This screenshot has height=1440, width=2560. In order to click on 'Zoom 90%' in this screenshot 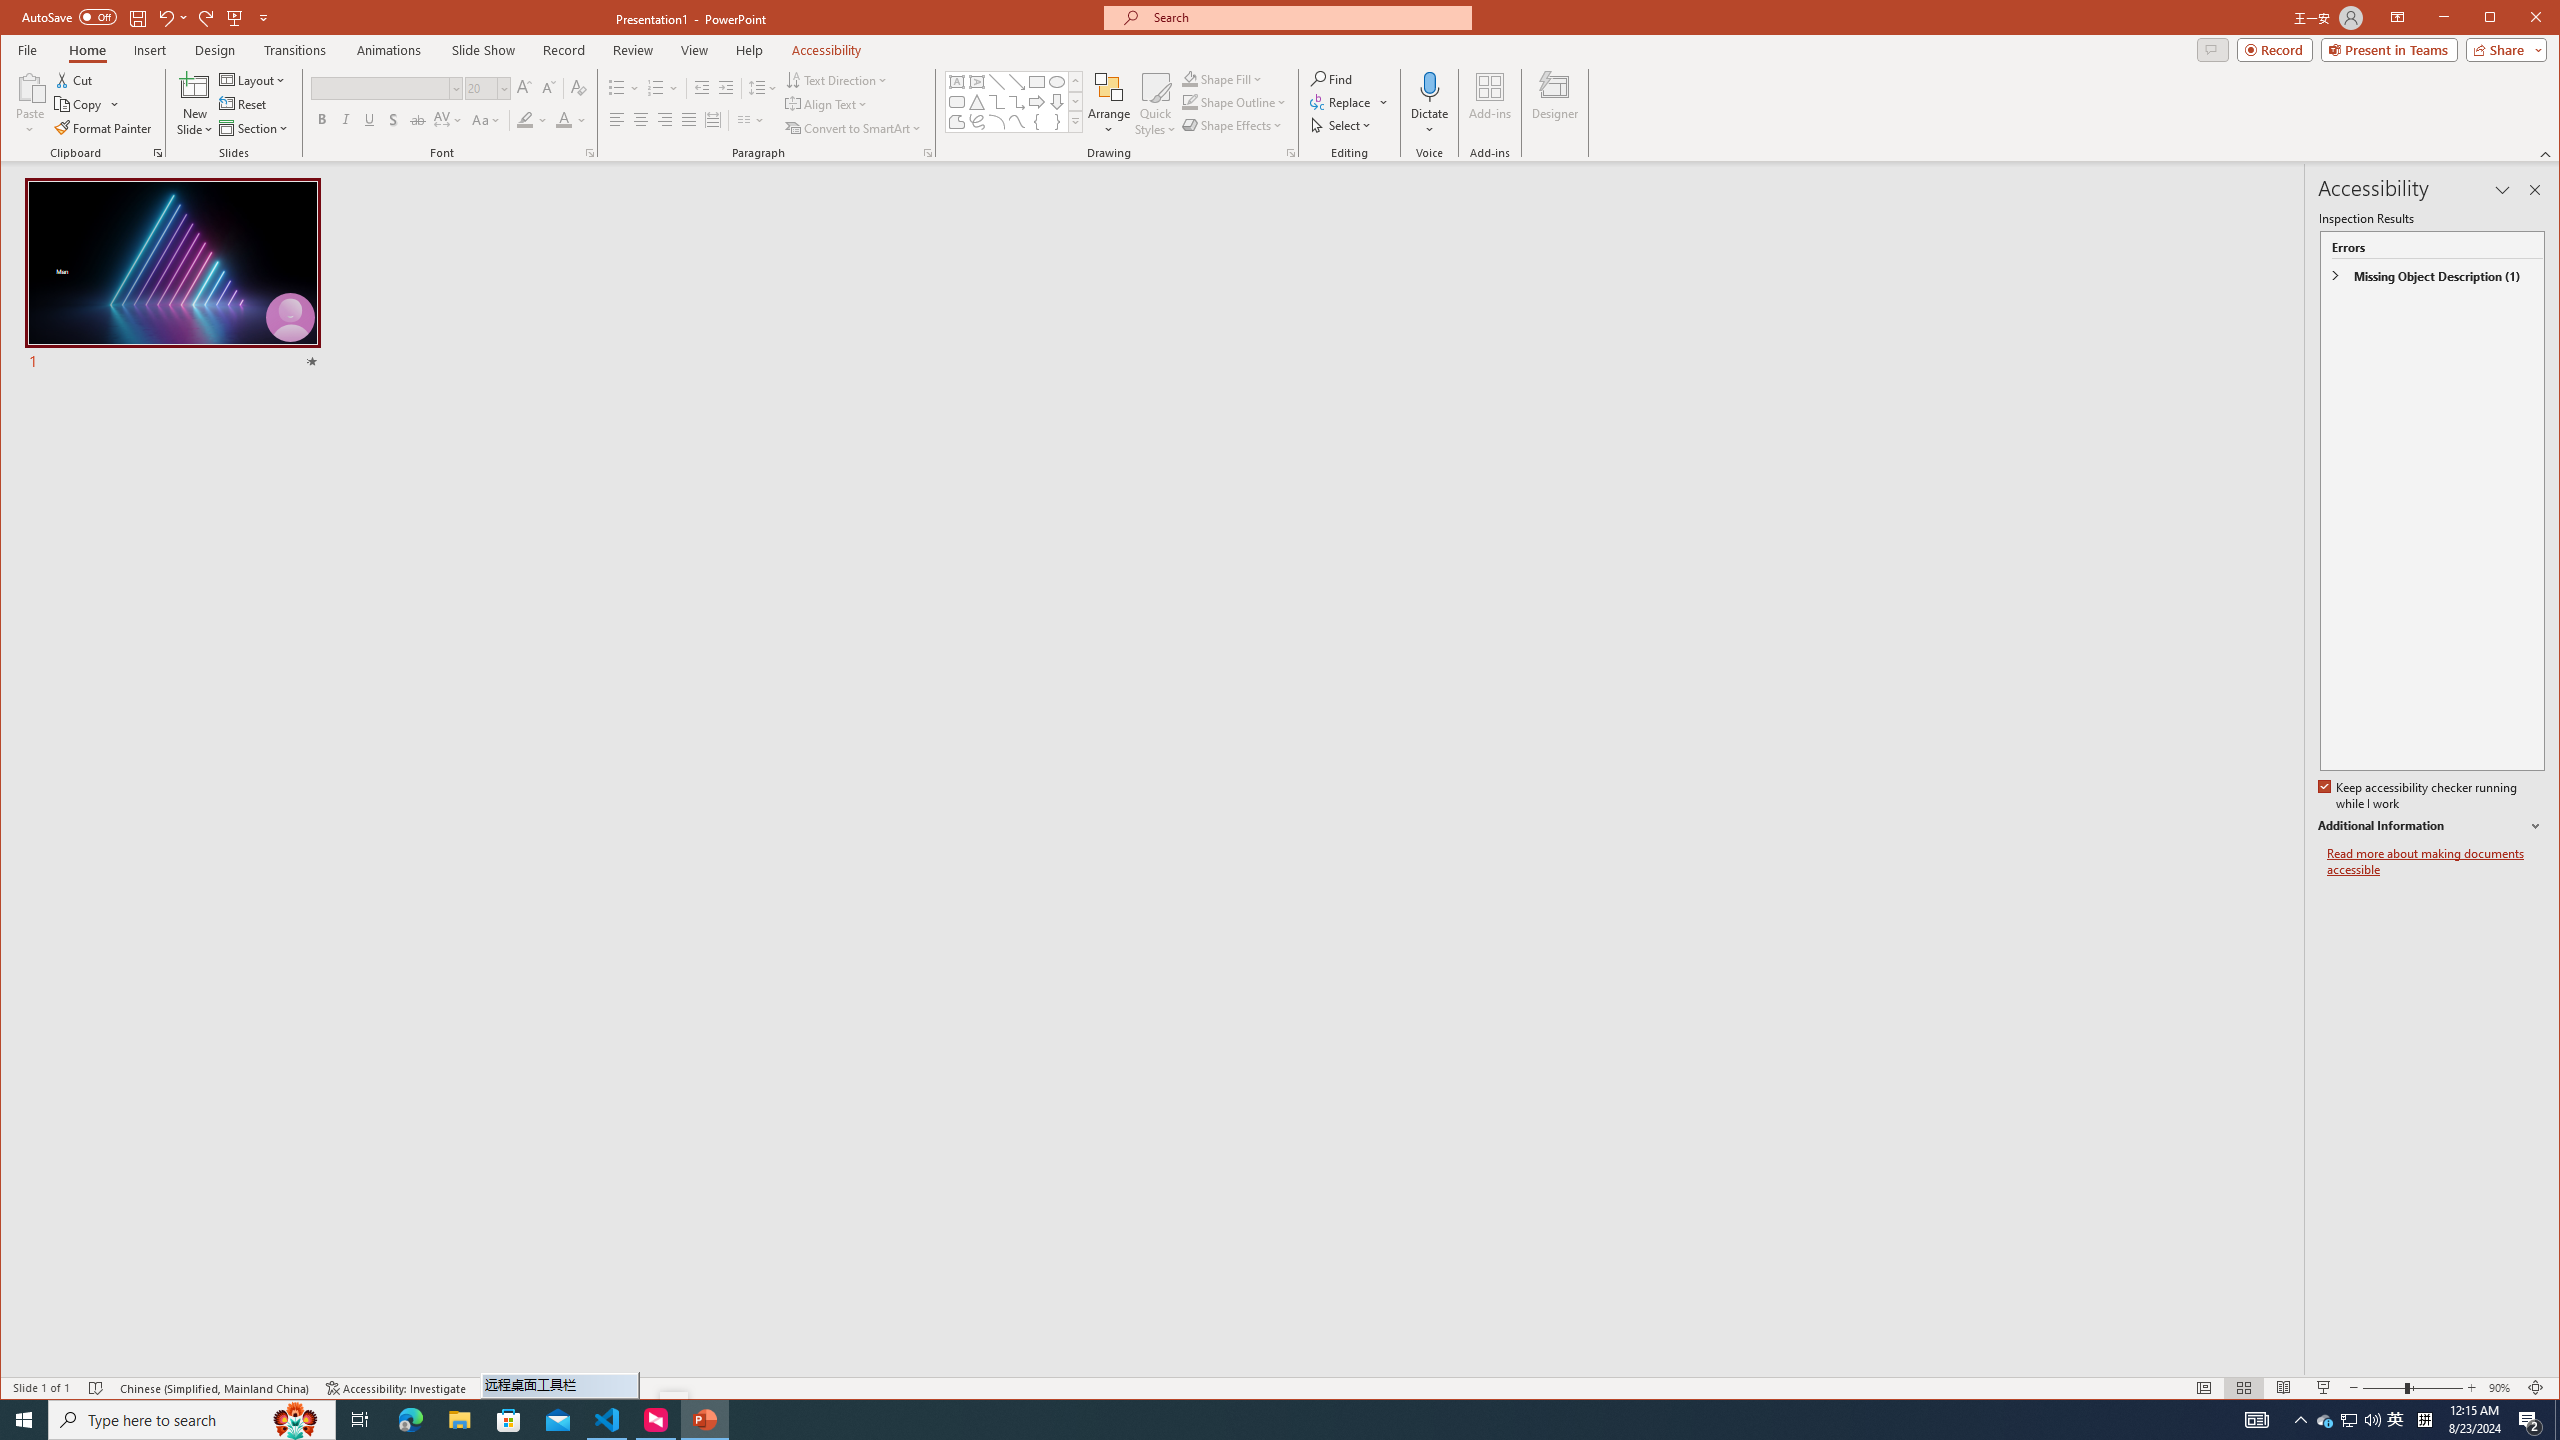, I will do `click(2502, 1387)`.